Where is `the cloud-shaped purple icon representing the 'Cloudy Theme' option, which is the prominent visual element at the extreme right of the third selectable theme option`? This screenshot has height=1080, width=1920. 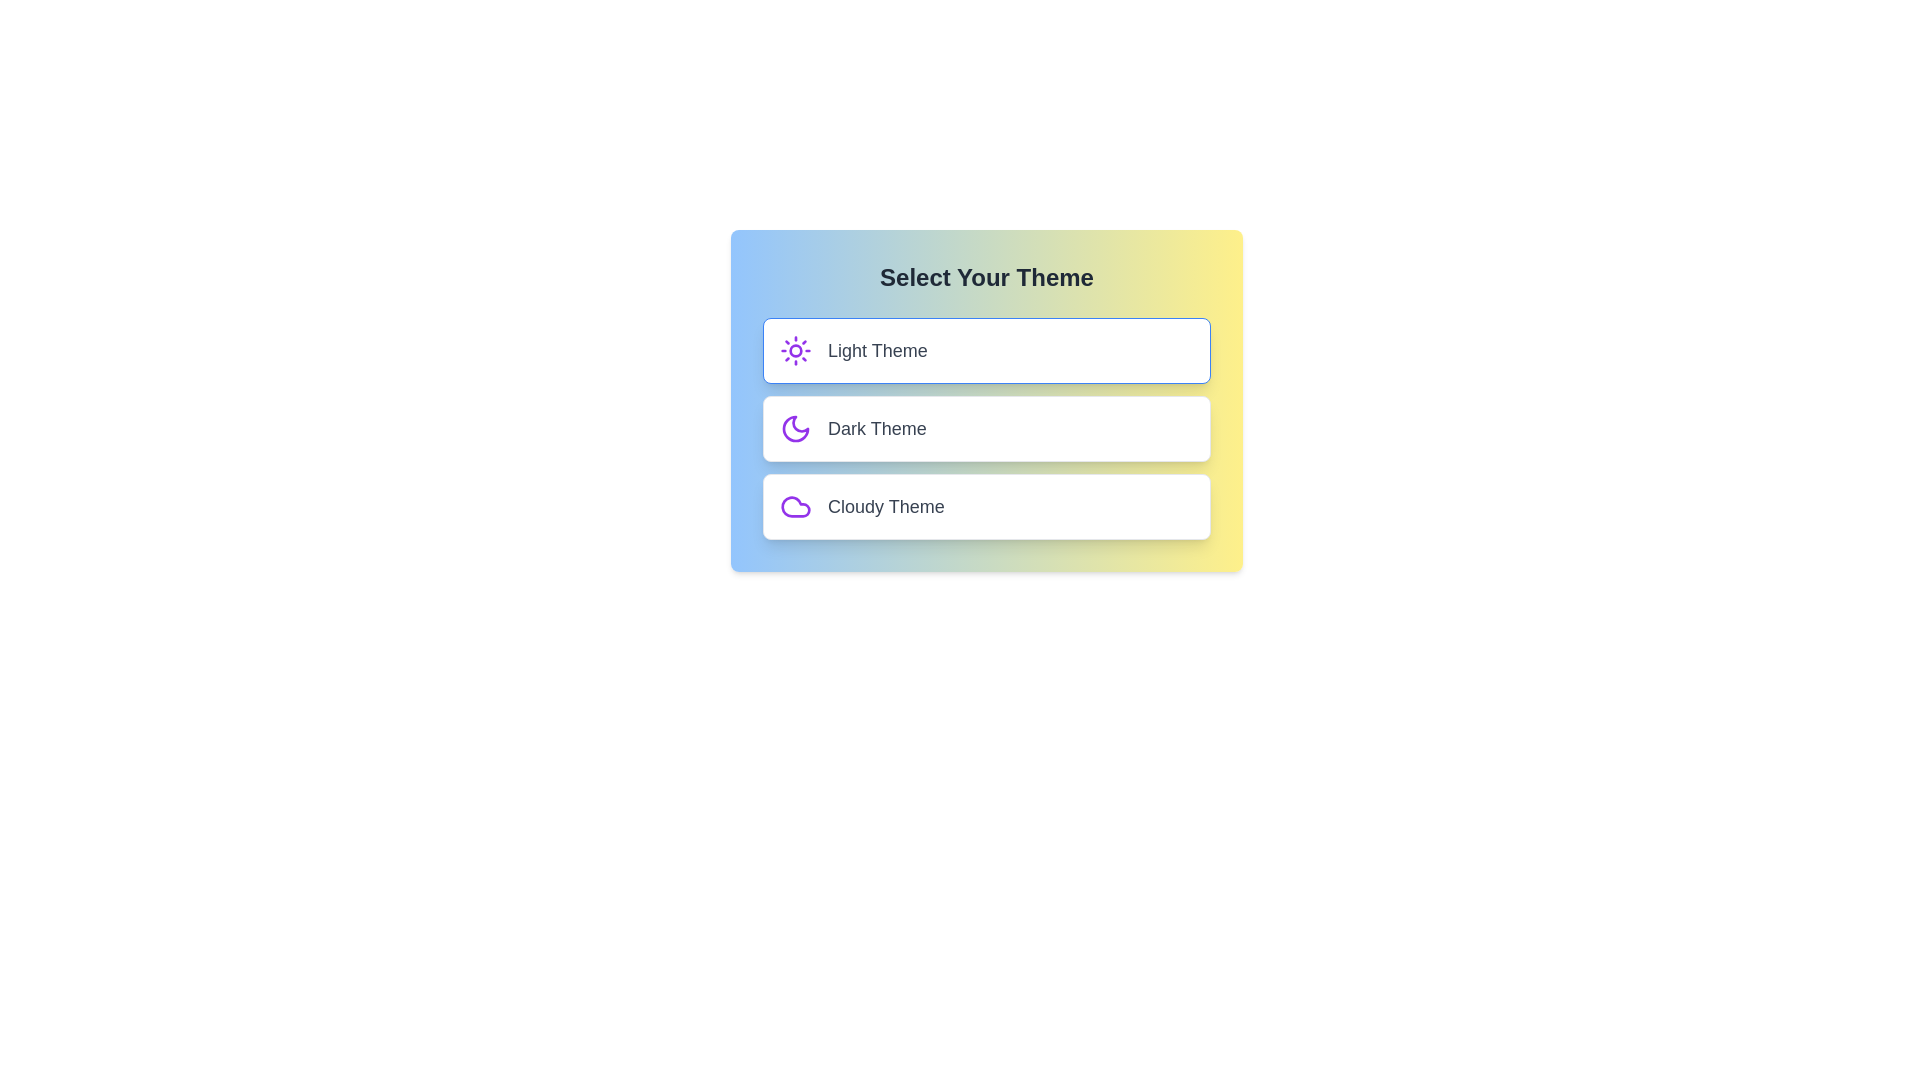
the cloud-shaped purple icon representing the 'Cloudy Theme' option, which is the prominent visual element at the extreme right of the third selectable theme option is located at coordinates (795, 505).